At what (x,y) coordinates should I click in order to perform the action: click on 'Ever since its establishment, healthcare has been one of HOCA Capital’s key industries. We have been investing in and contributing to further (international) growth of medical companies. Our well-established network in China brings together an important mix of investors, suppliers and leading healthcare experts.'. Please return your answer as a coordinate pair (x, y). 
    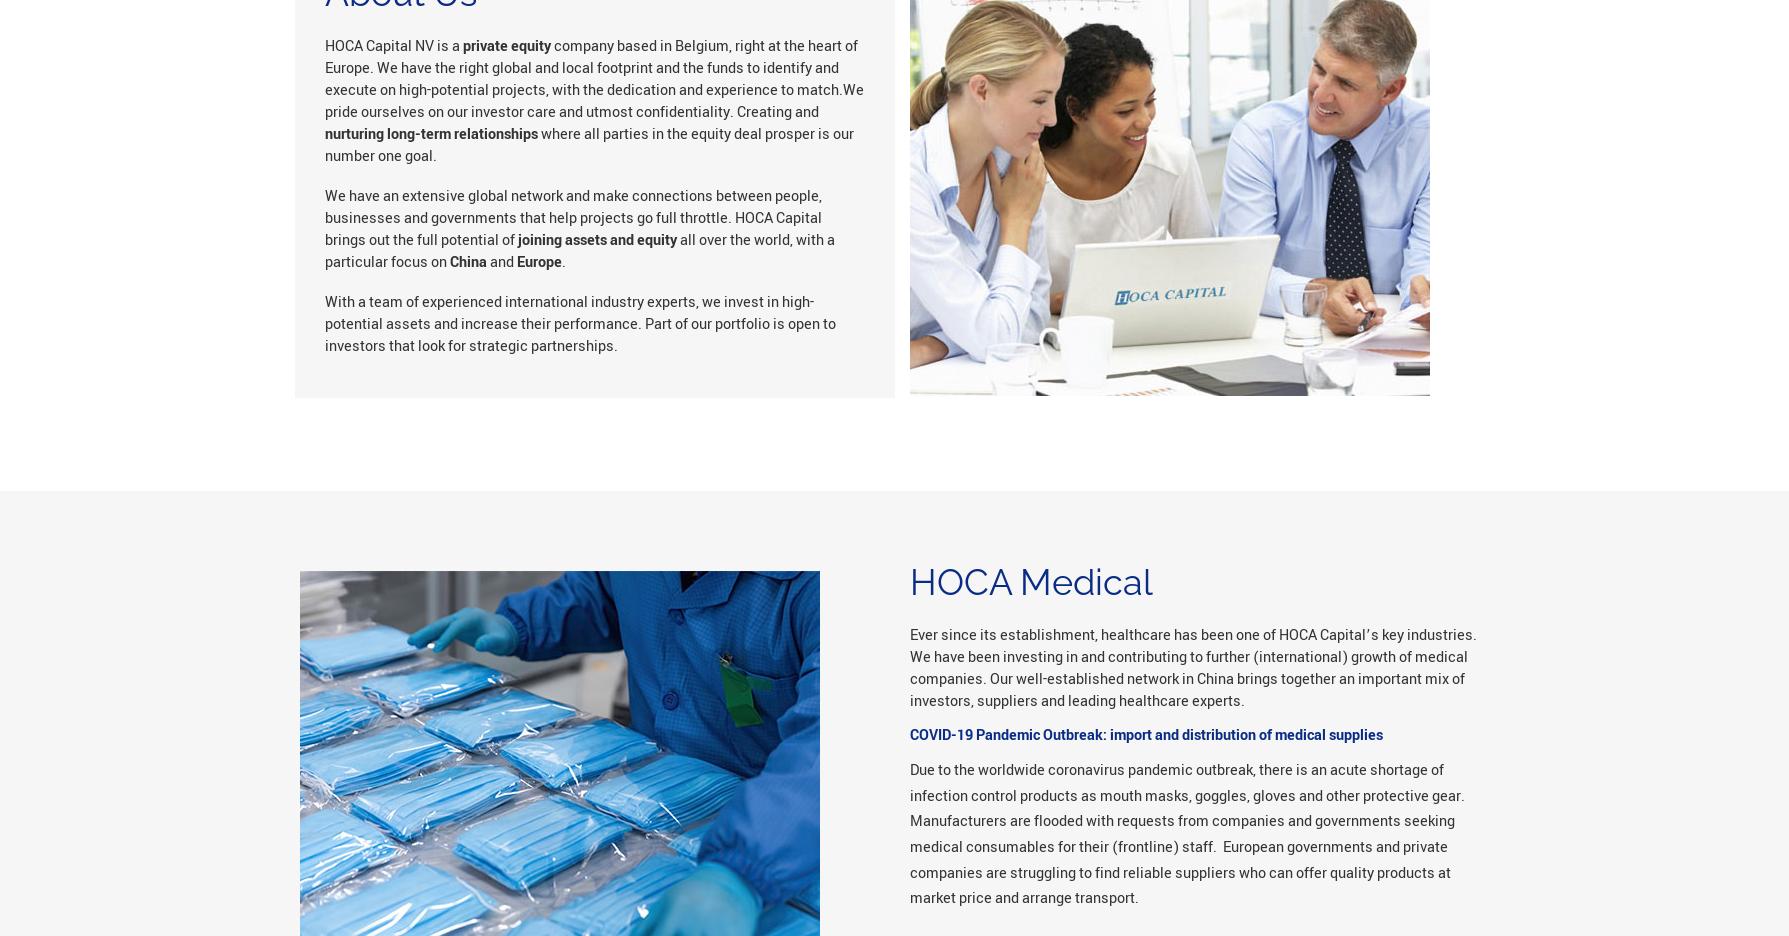
    Looking at the image, I should click on (1191, 667).